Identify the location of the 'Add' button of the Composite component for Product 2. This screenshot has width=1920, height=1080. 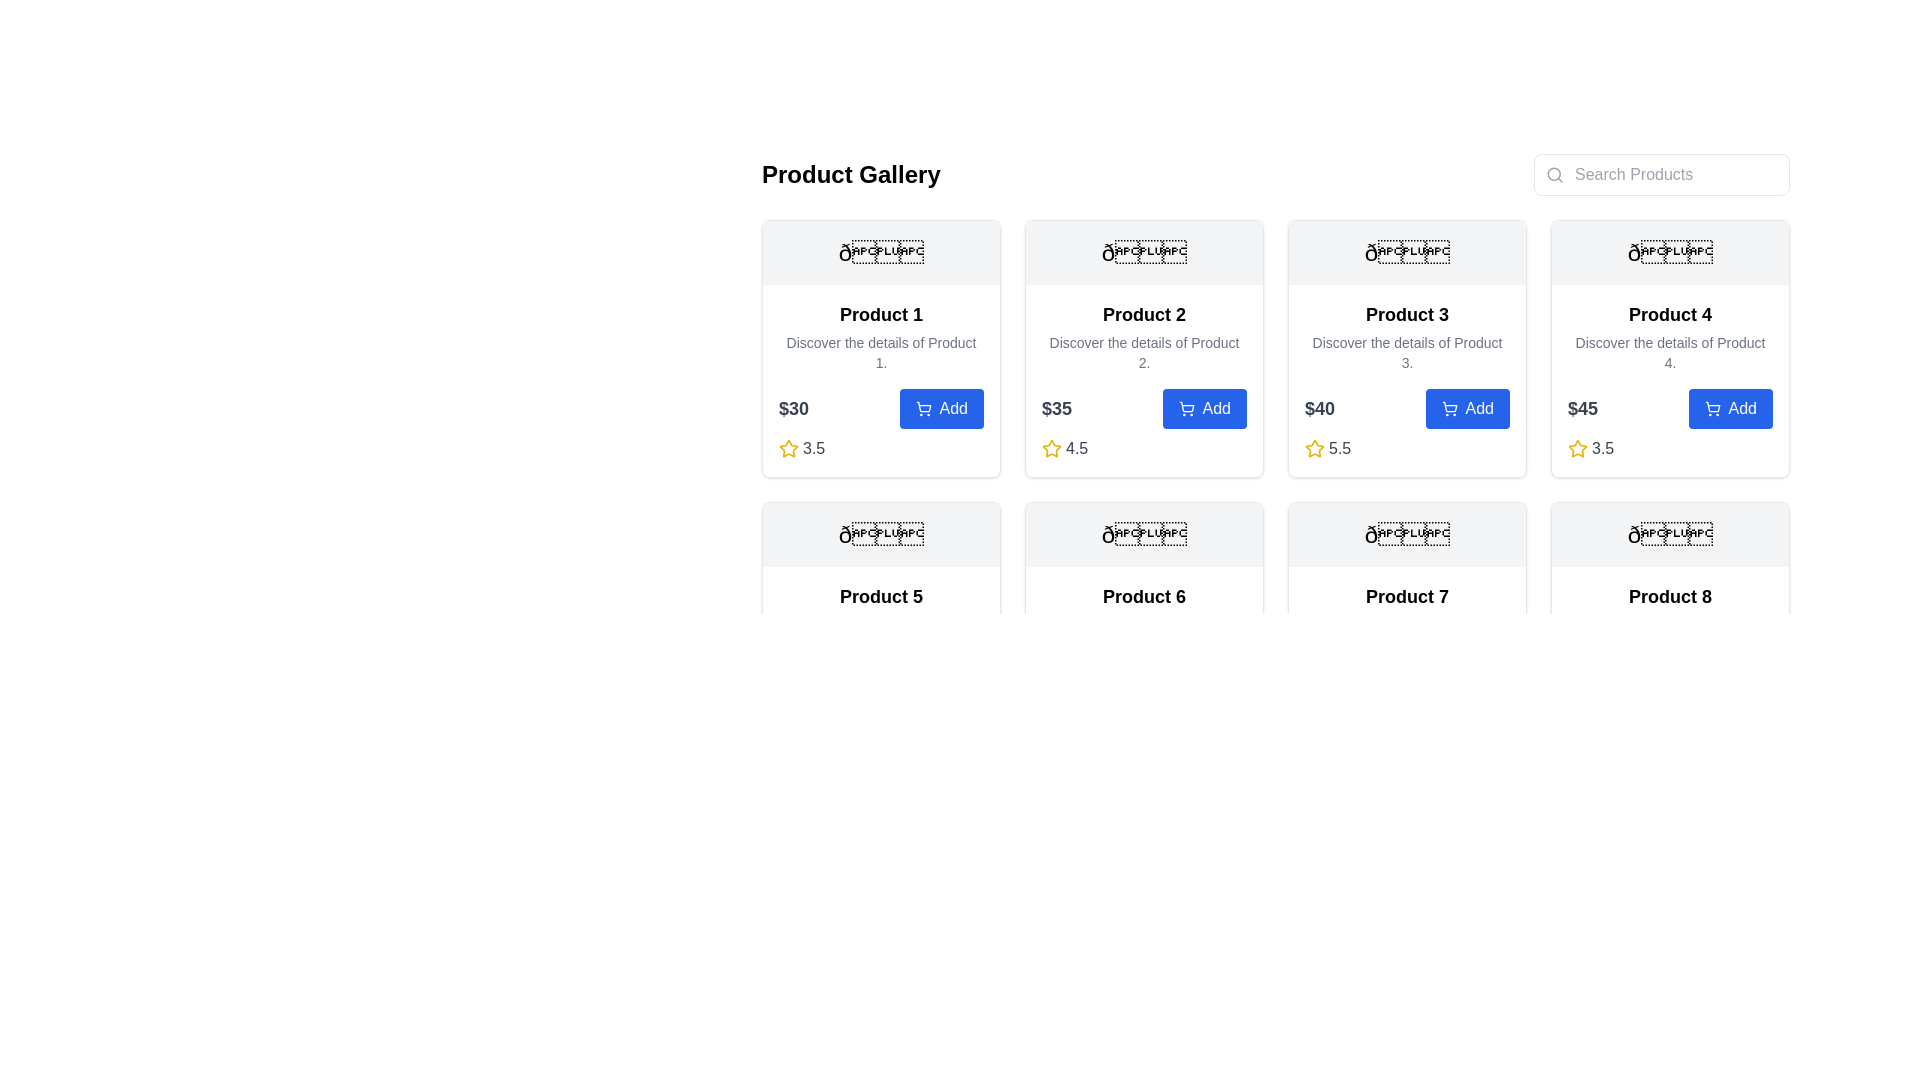
(1144, 407).